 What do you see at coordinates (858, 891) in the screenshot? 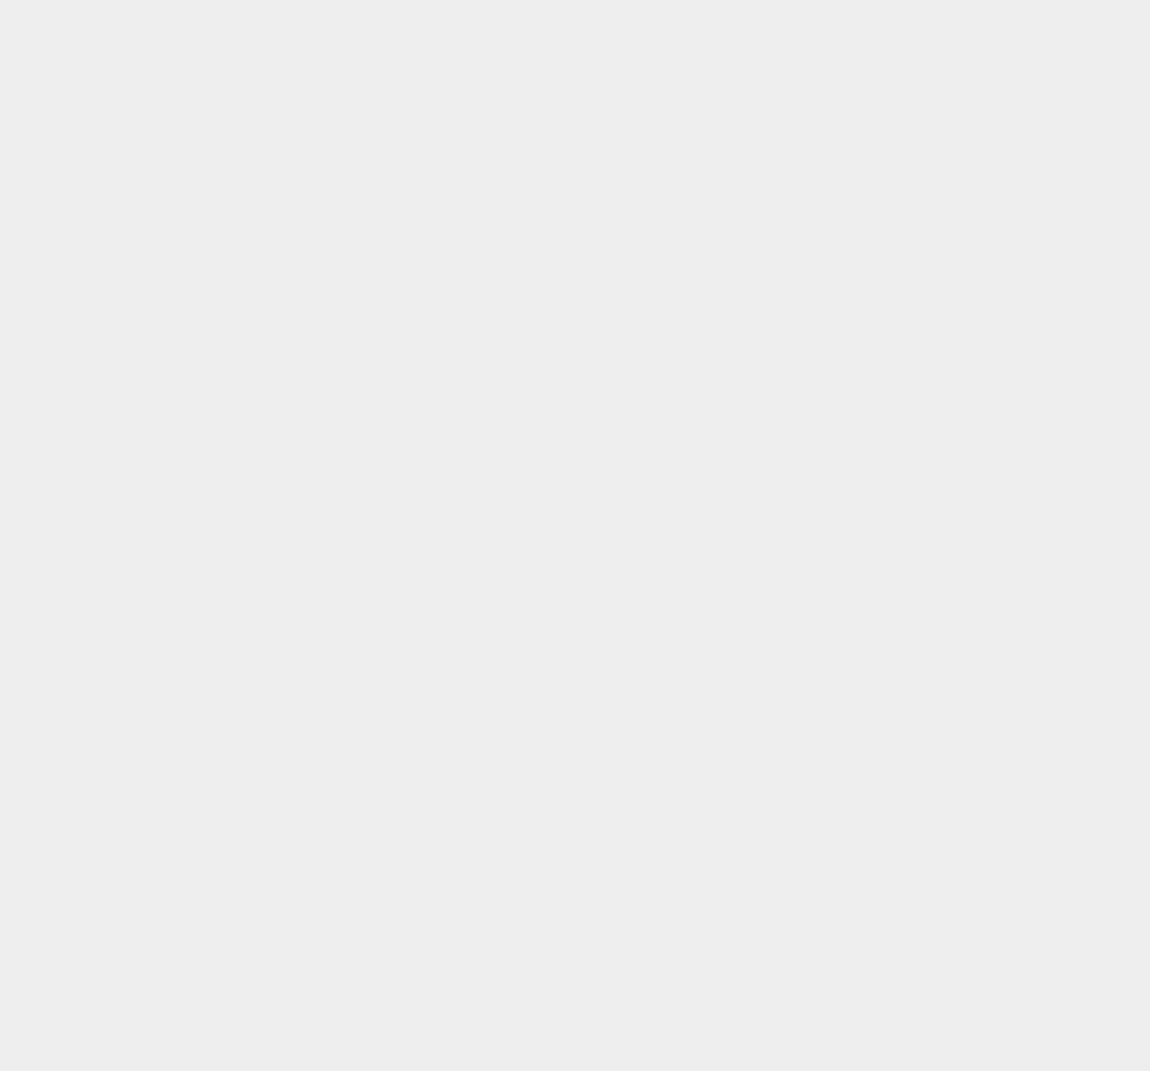
I see `'macOS Mojave'` at bounding box center [858, 891].